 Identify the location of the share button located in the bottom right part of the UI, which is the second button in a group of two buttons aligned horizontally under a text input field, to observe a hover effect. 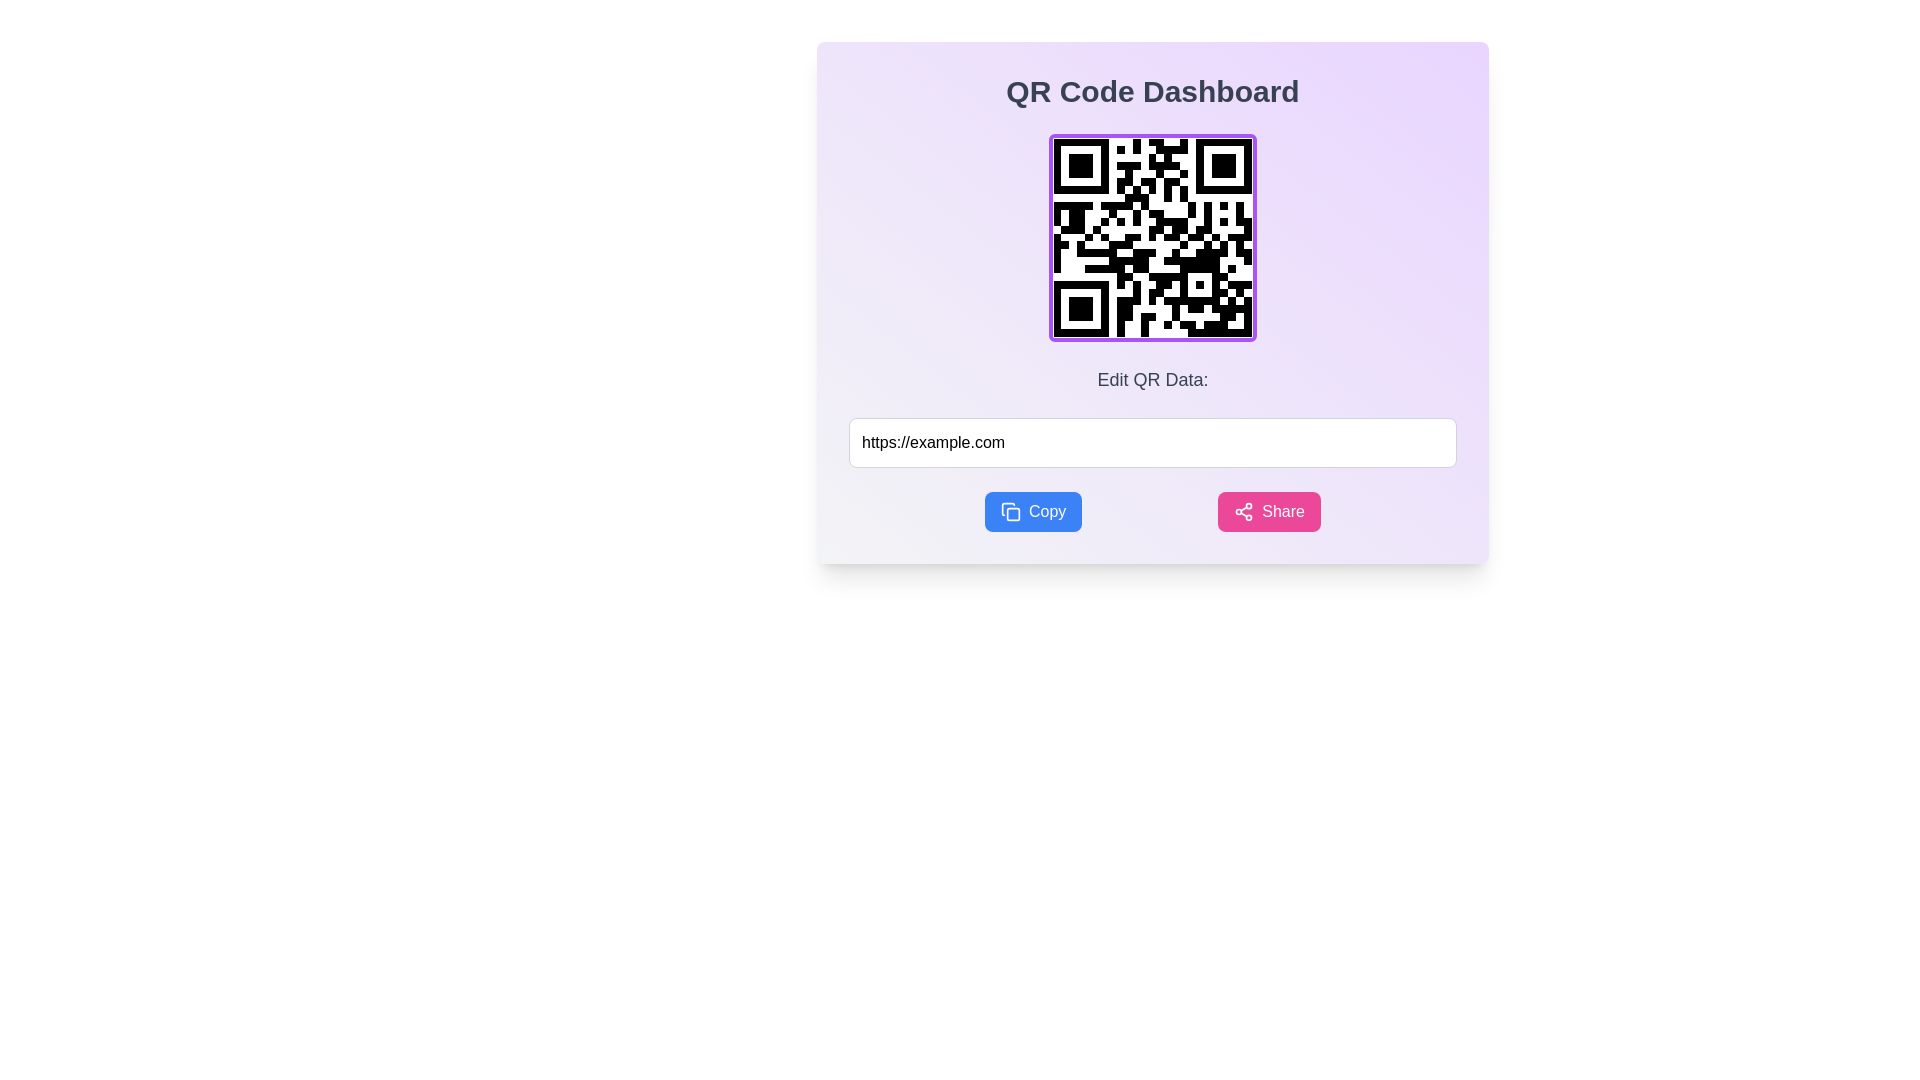
(1268, 511).